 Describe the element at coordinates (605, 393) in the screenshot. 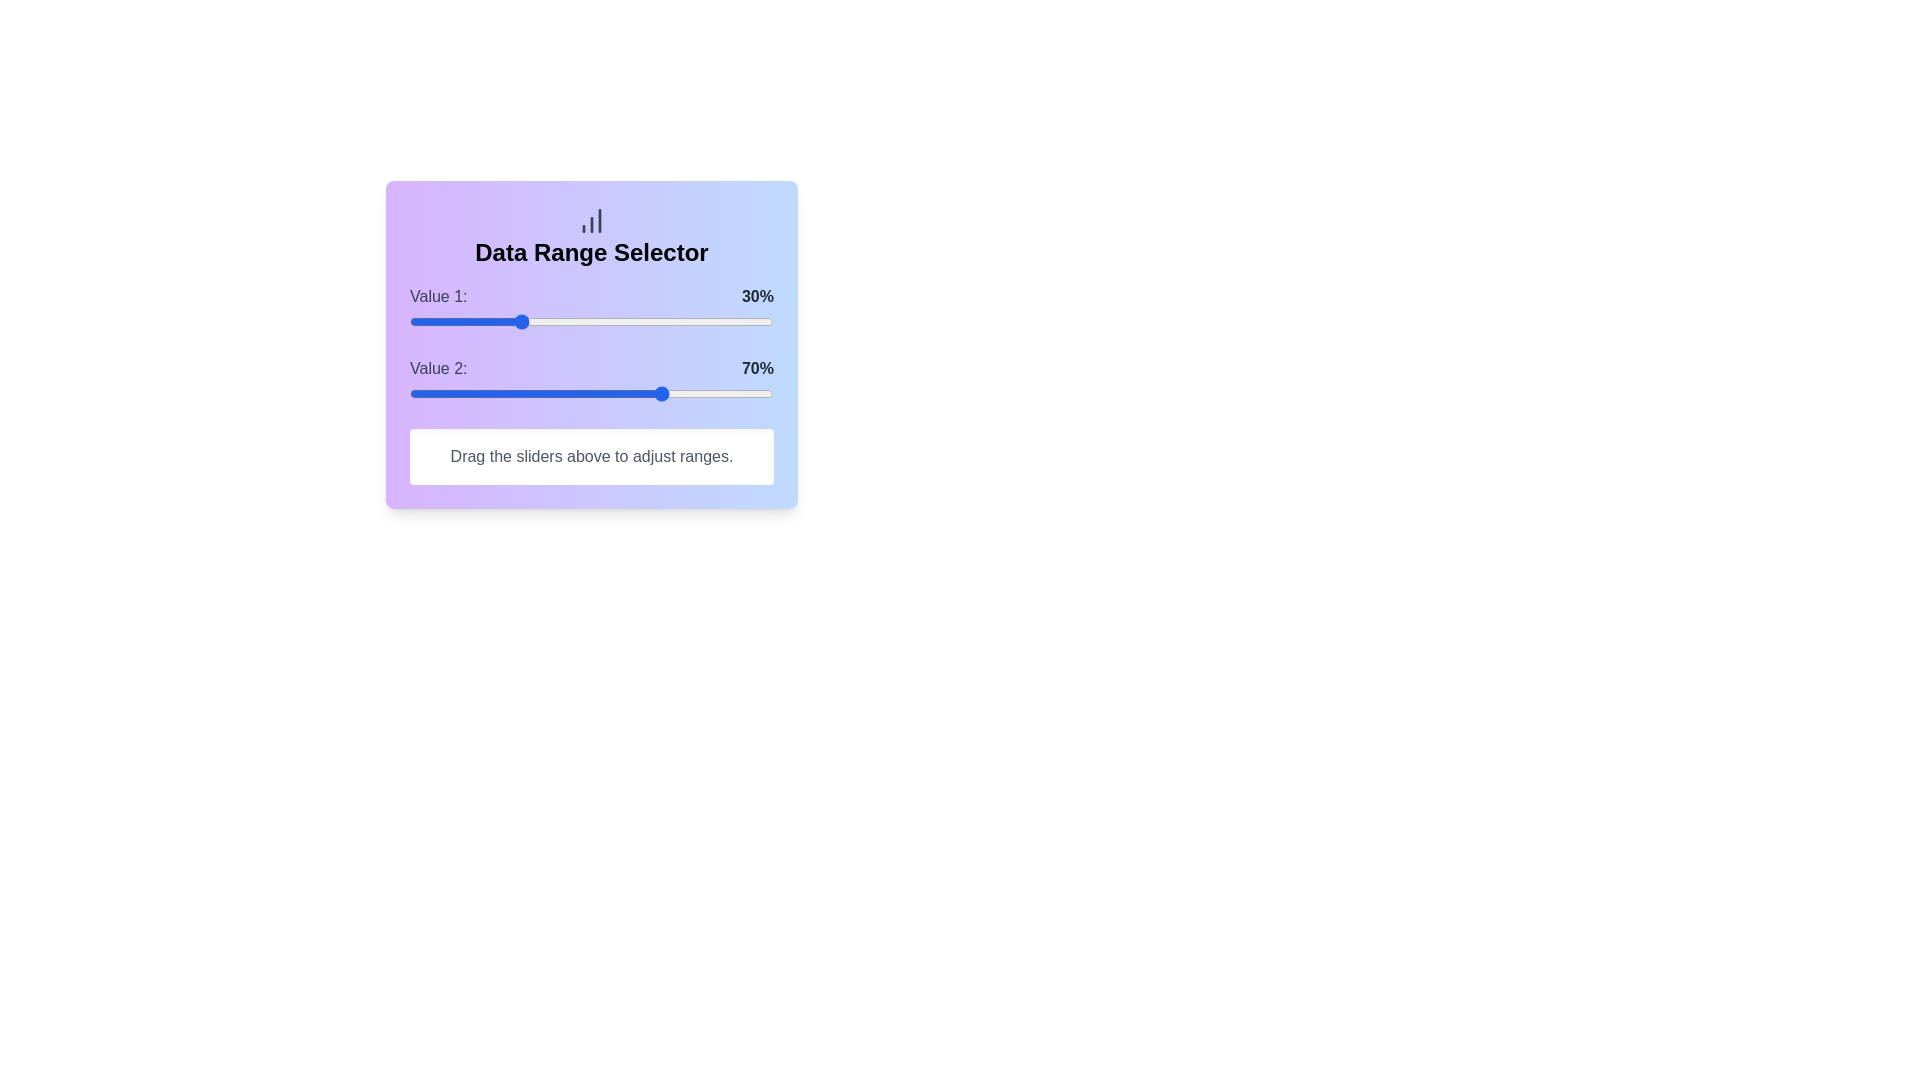

I see `the Value 2 slider to 54%` at that location.